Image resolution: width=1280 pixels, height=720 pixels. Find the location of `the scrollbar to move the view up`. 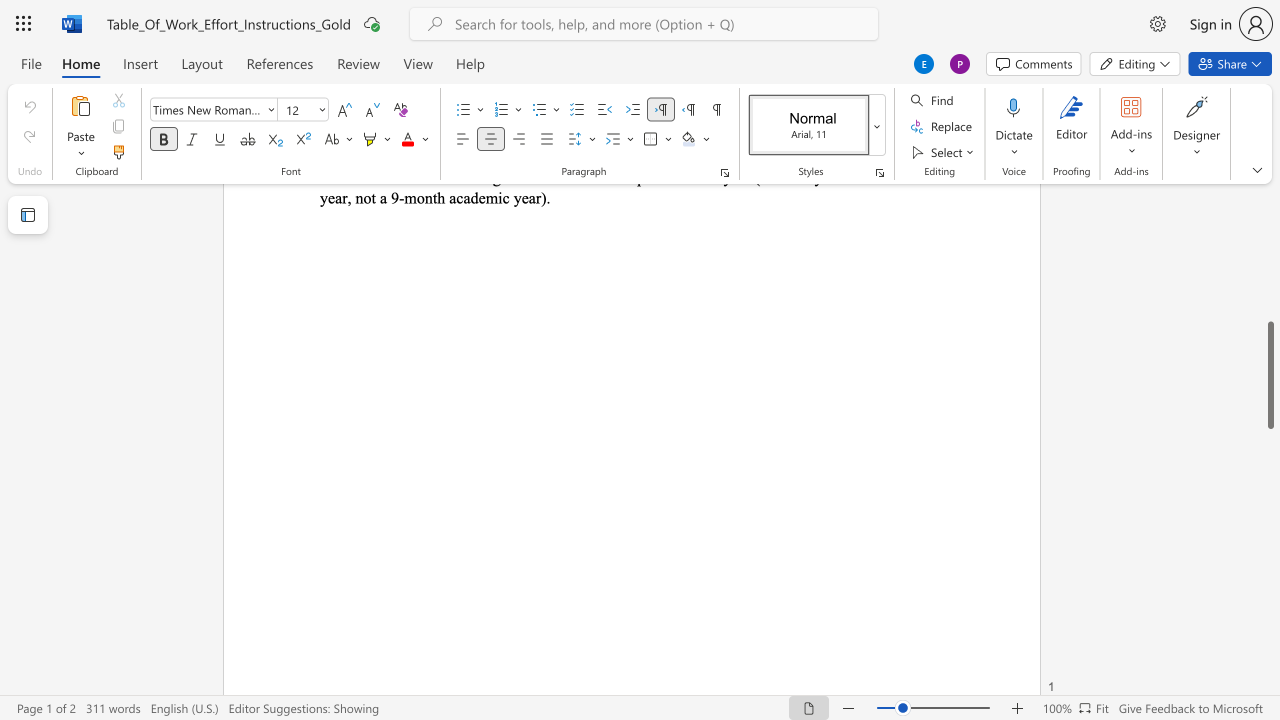

the scrollbar to move the view up is located at coordinates (1269, 238).